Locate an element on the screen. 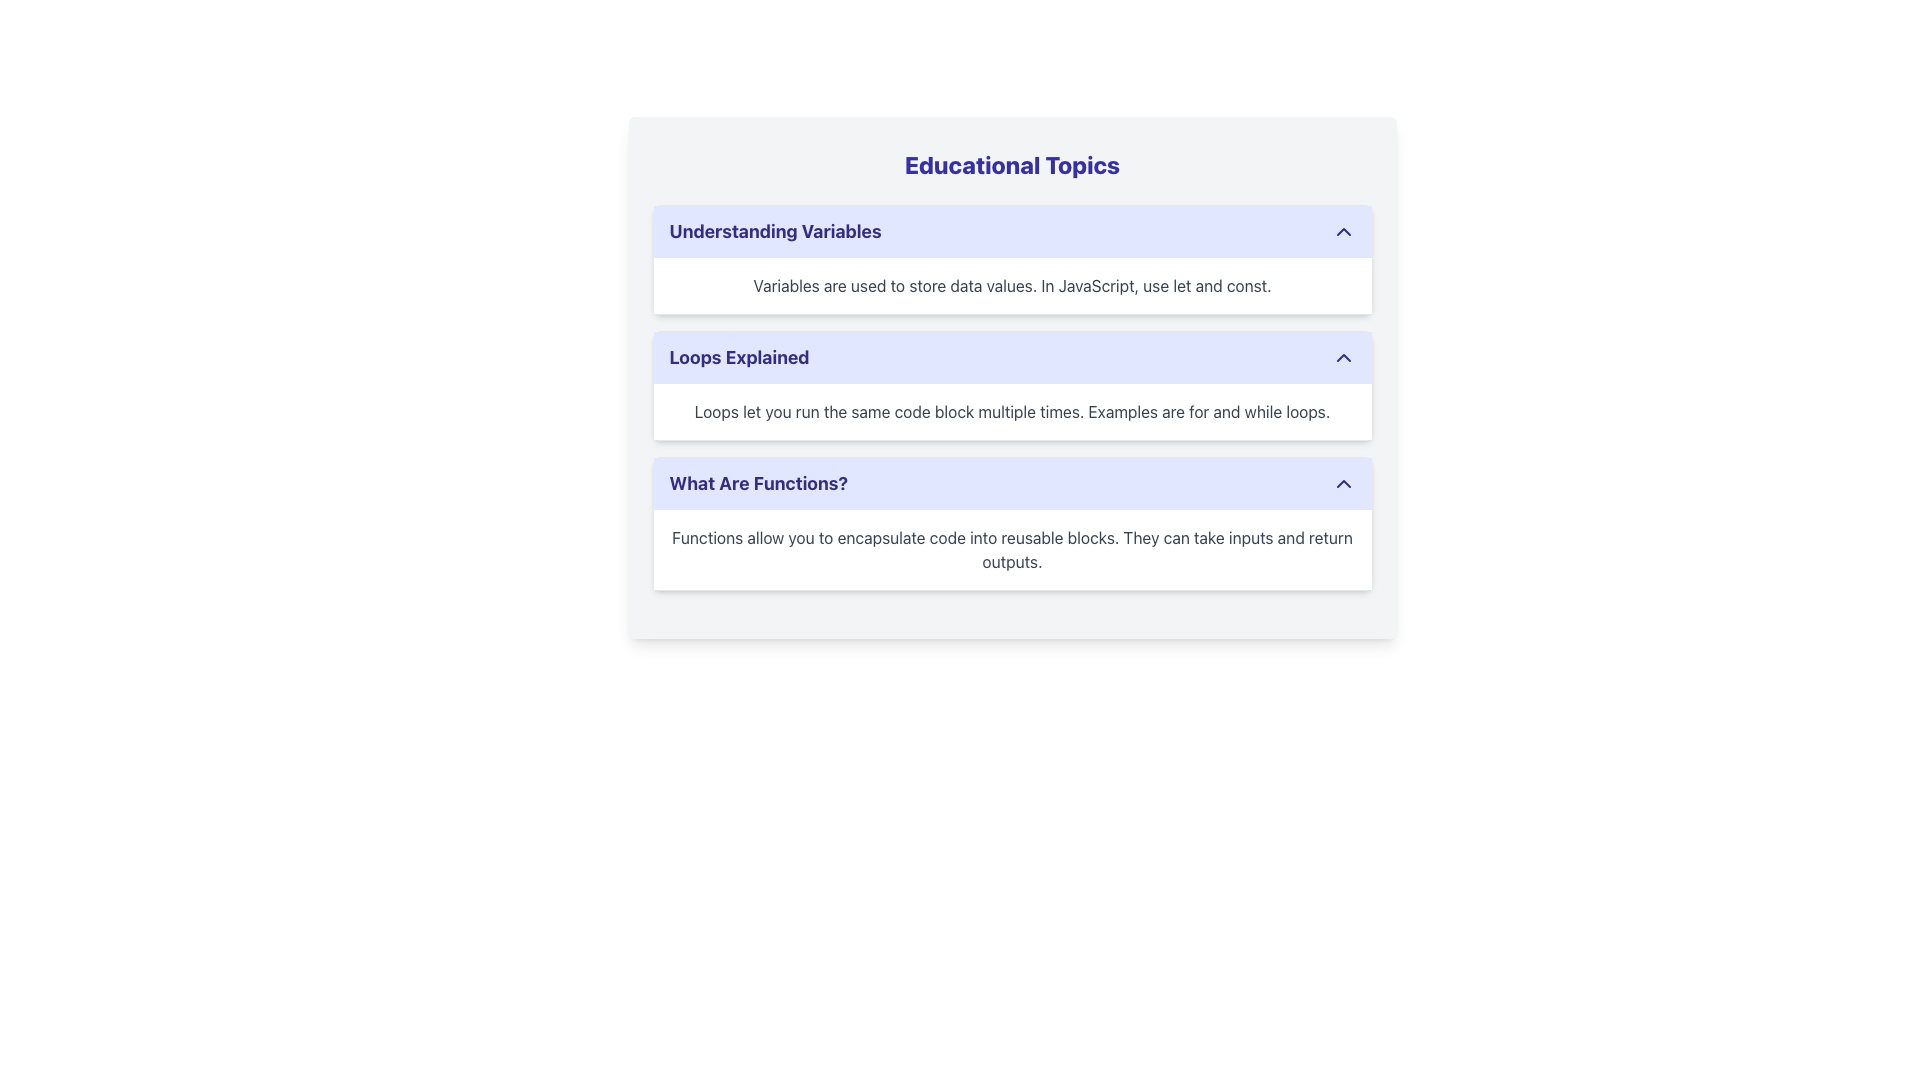  the small upward-pointing chevron arrow icon, styled in dark indigo, positioned to the far right within the highlighted row labeled 'Loops Explained' is located at coordinates (1343, 357).